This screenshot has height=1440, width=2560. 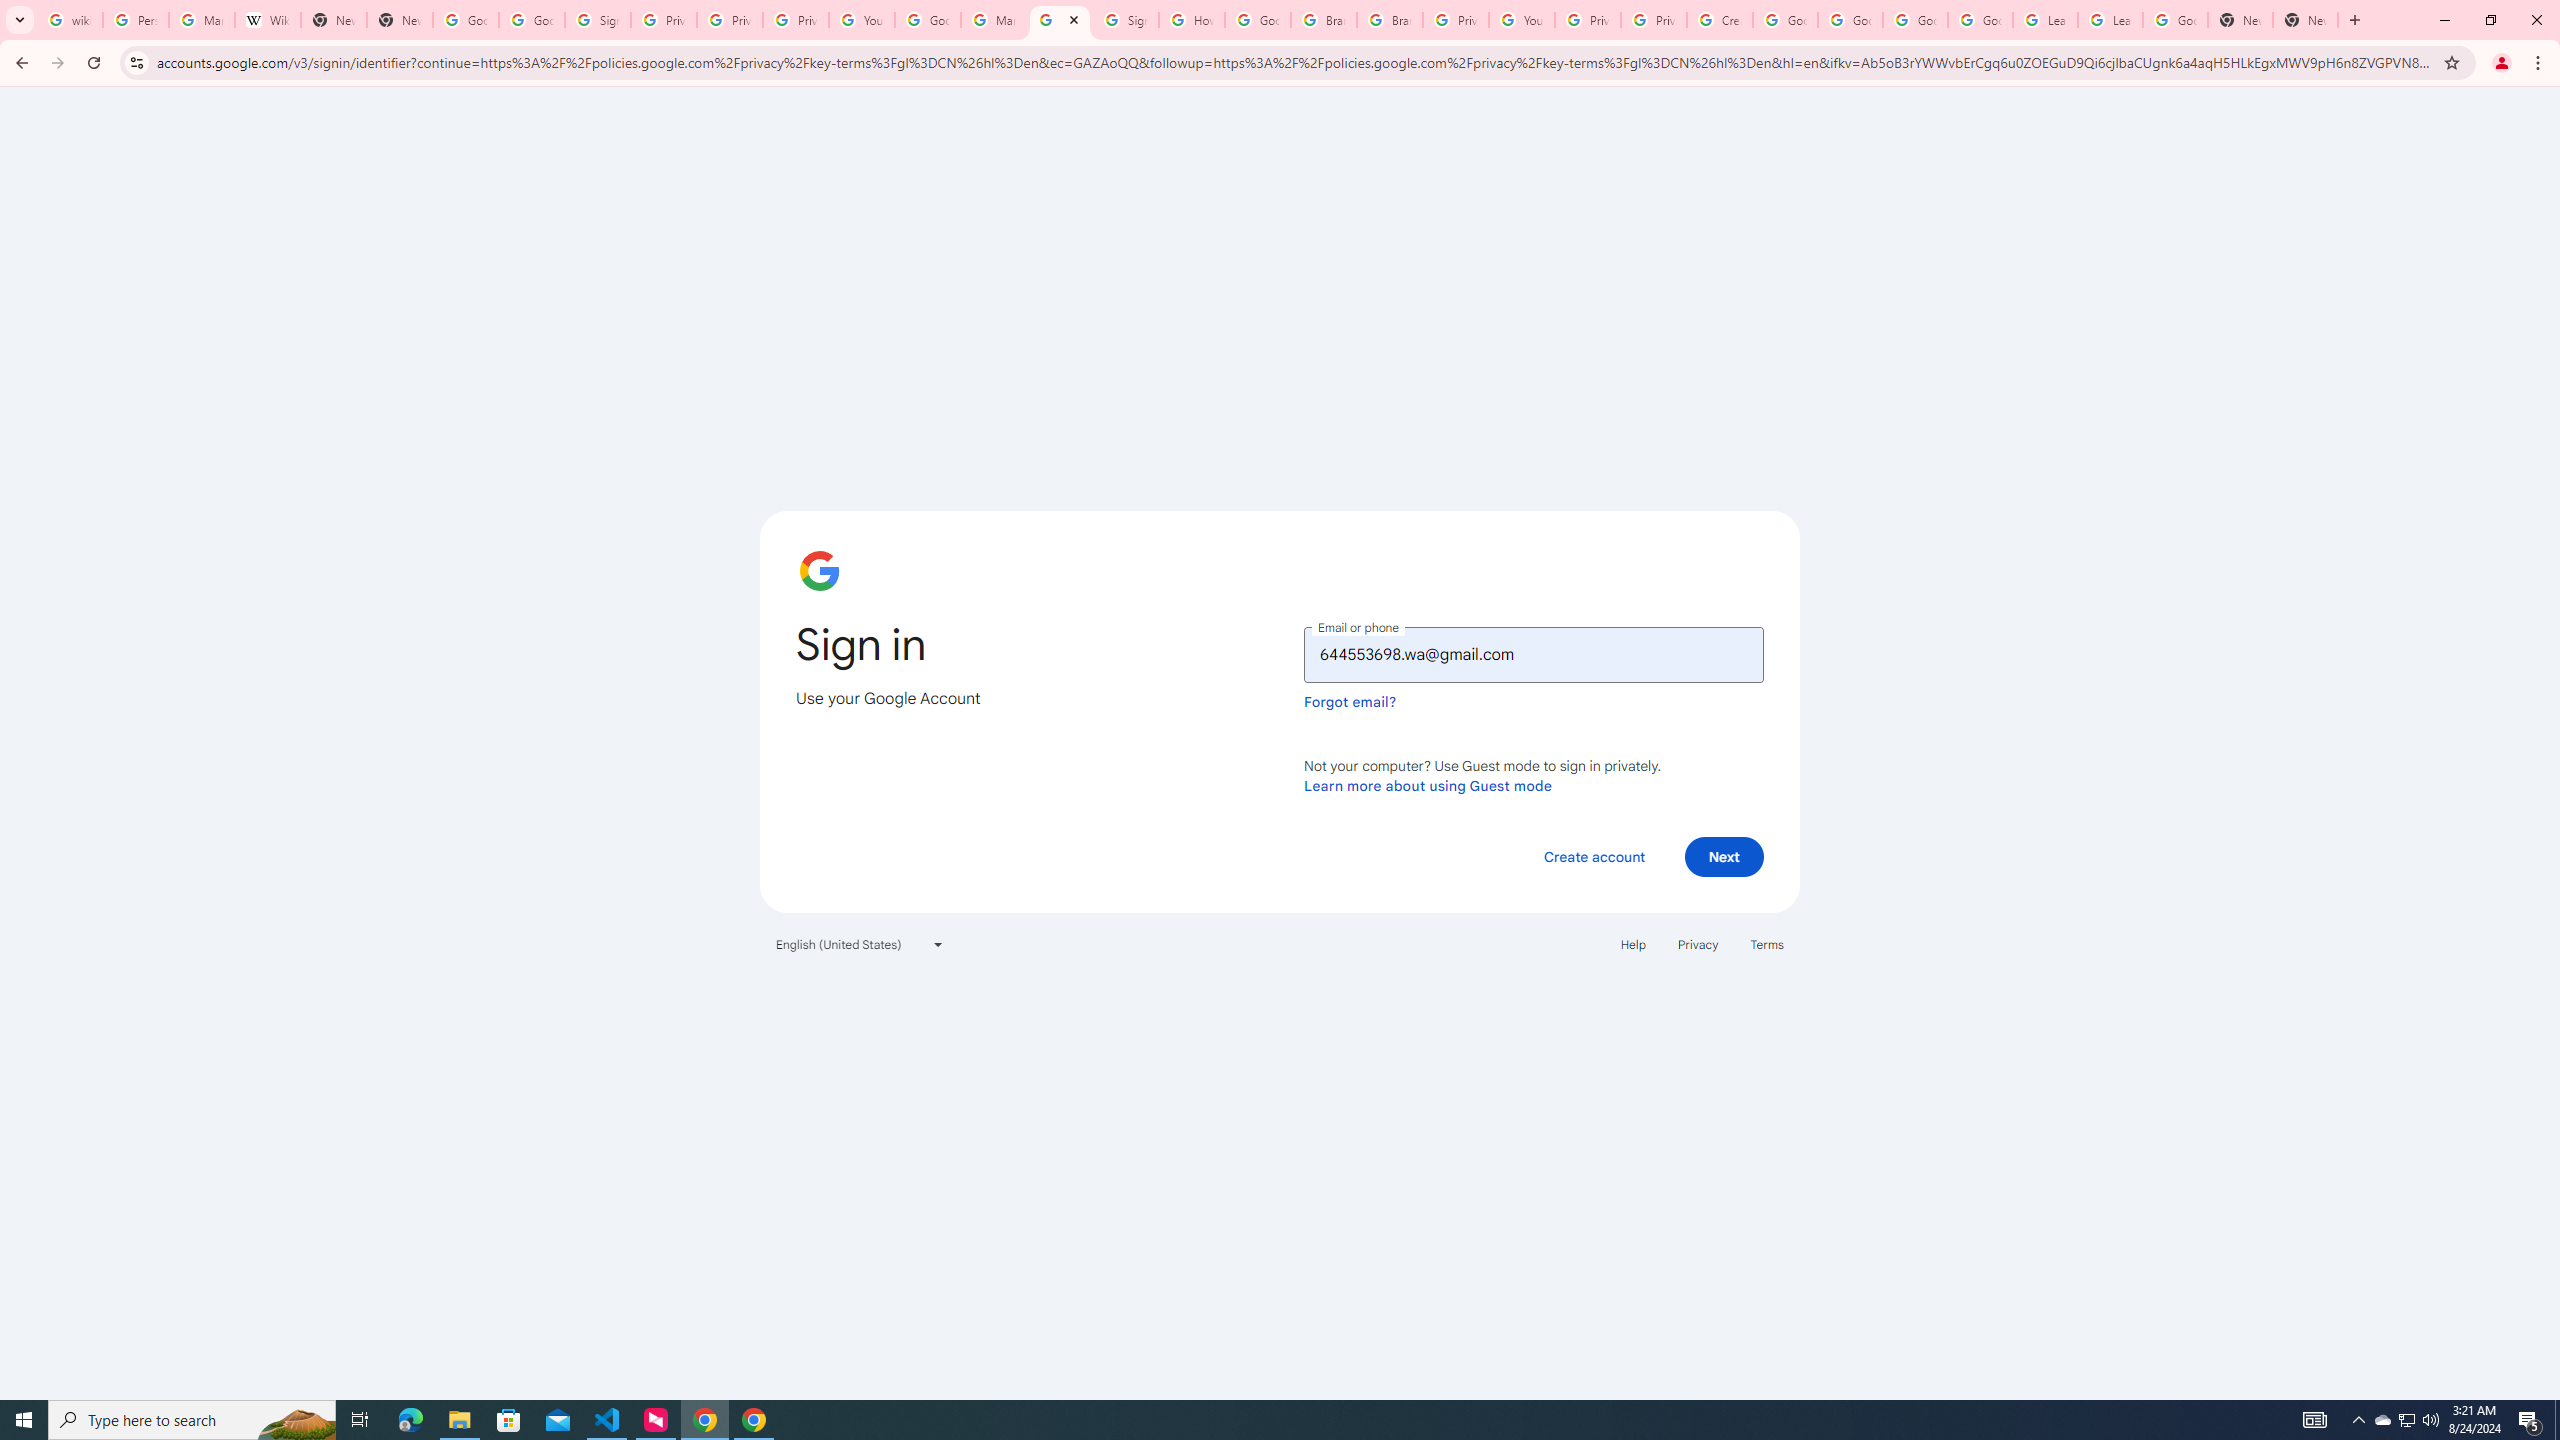 I want to click on 'Personalization & Google Search results - Google Search Help', so click(x=135, y=19).